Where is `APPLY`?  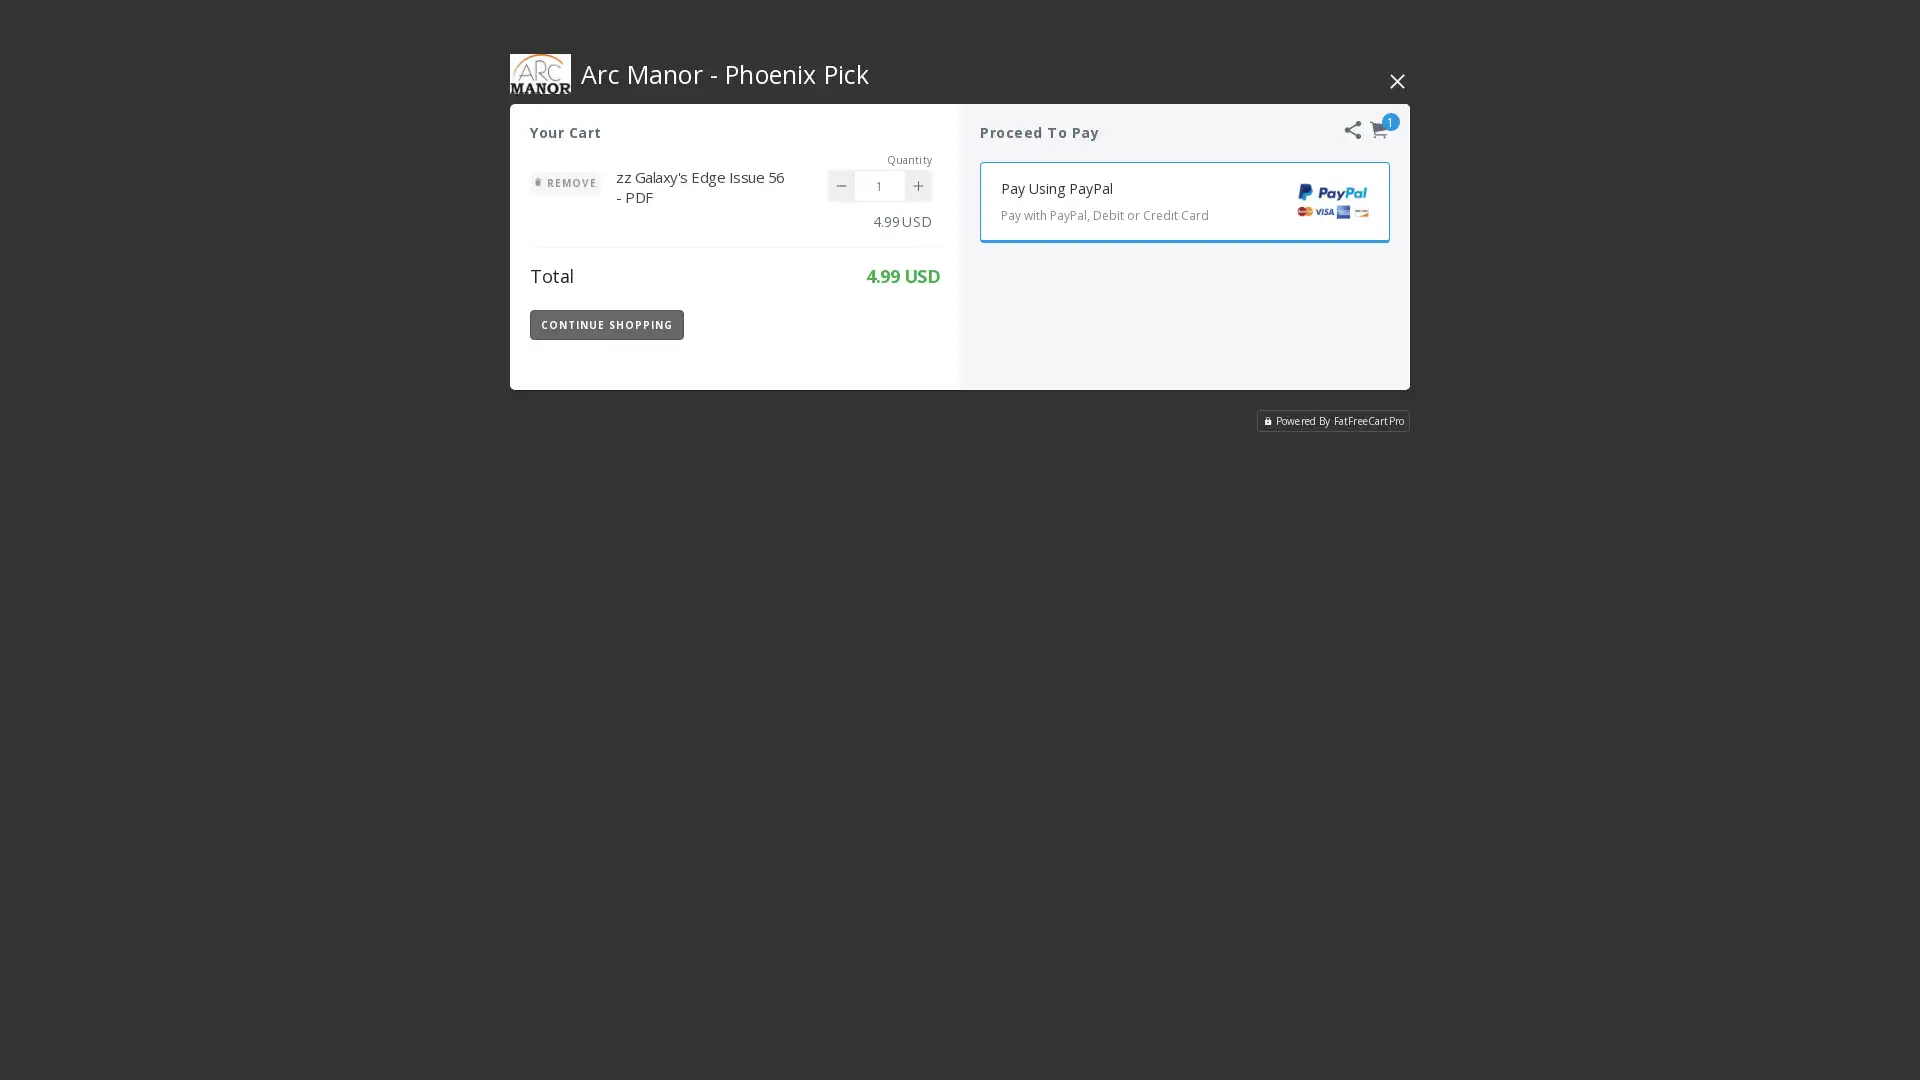 APPLY is located at coordinates (888, 323).